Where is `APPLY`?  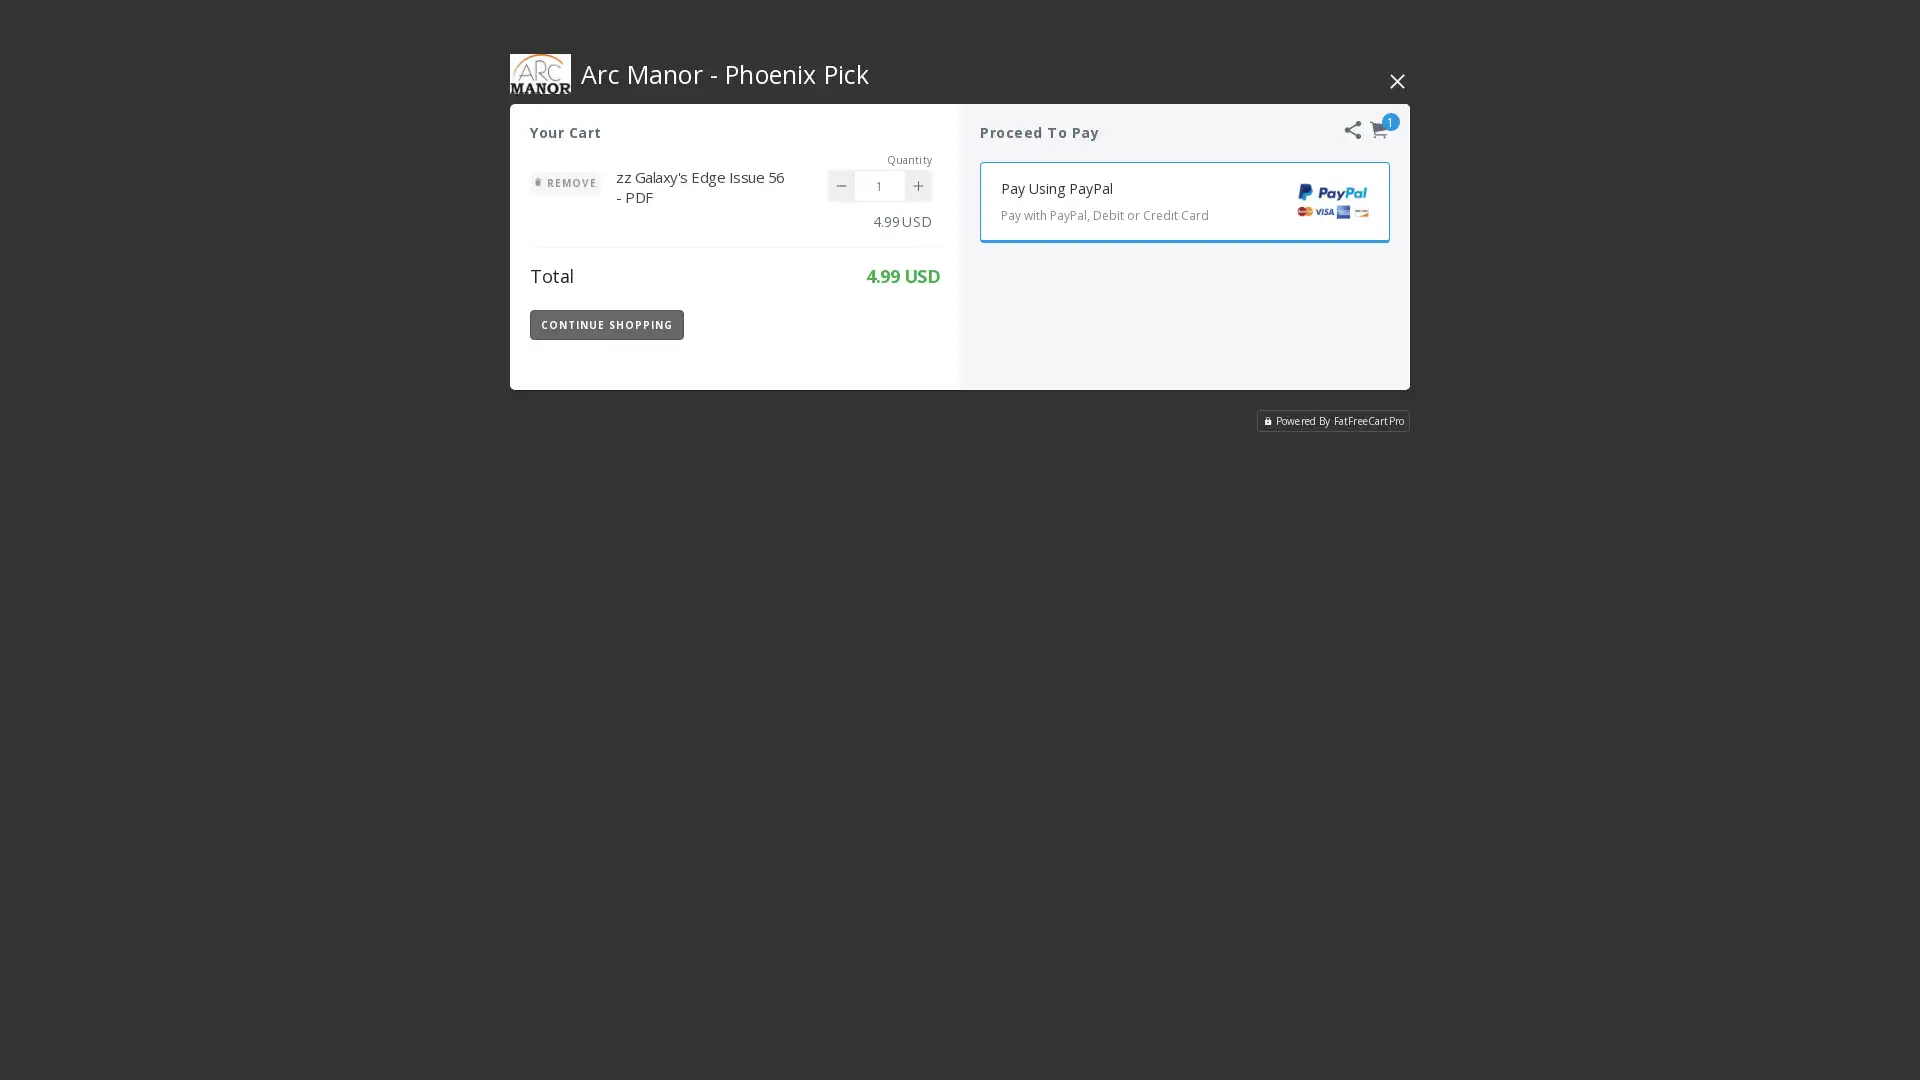 APPLY is located at coordinates (888, 323).